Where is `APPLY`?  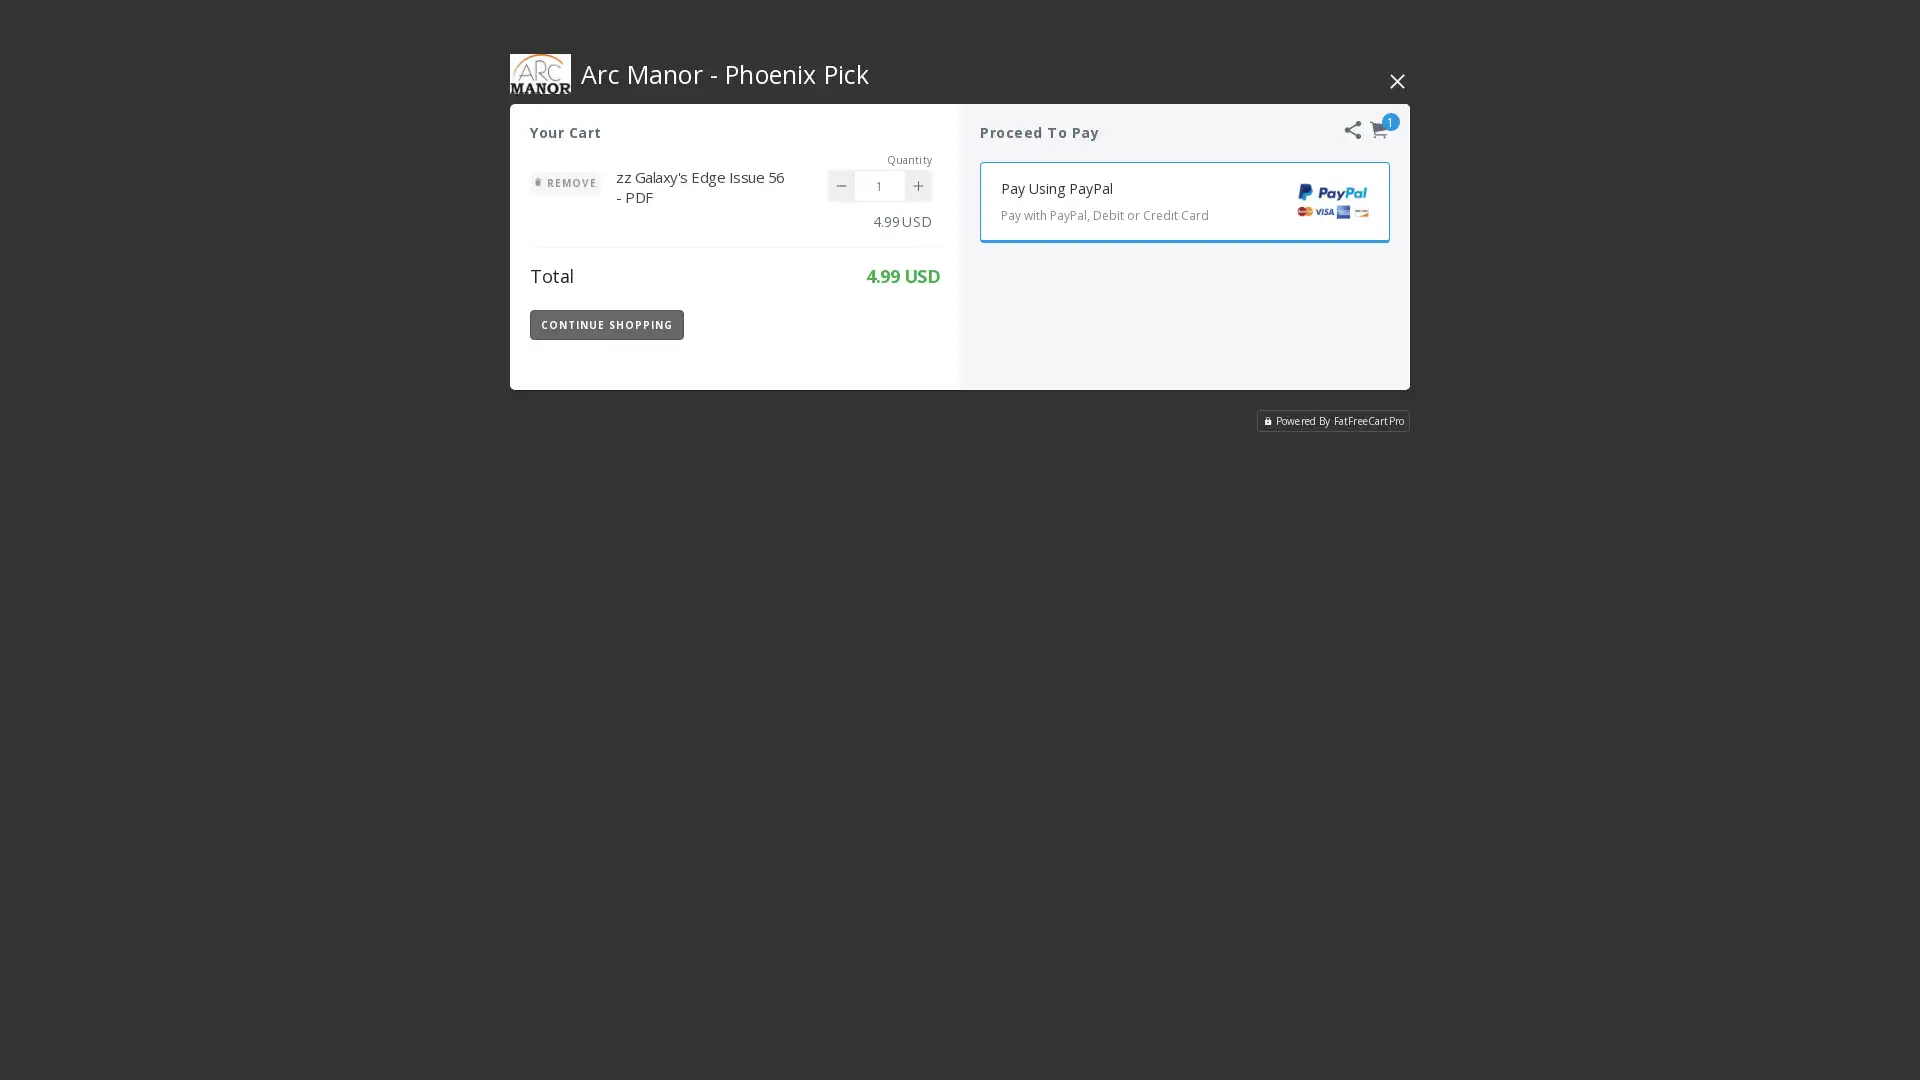 APPLY is located at coordinates (888, 323).